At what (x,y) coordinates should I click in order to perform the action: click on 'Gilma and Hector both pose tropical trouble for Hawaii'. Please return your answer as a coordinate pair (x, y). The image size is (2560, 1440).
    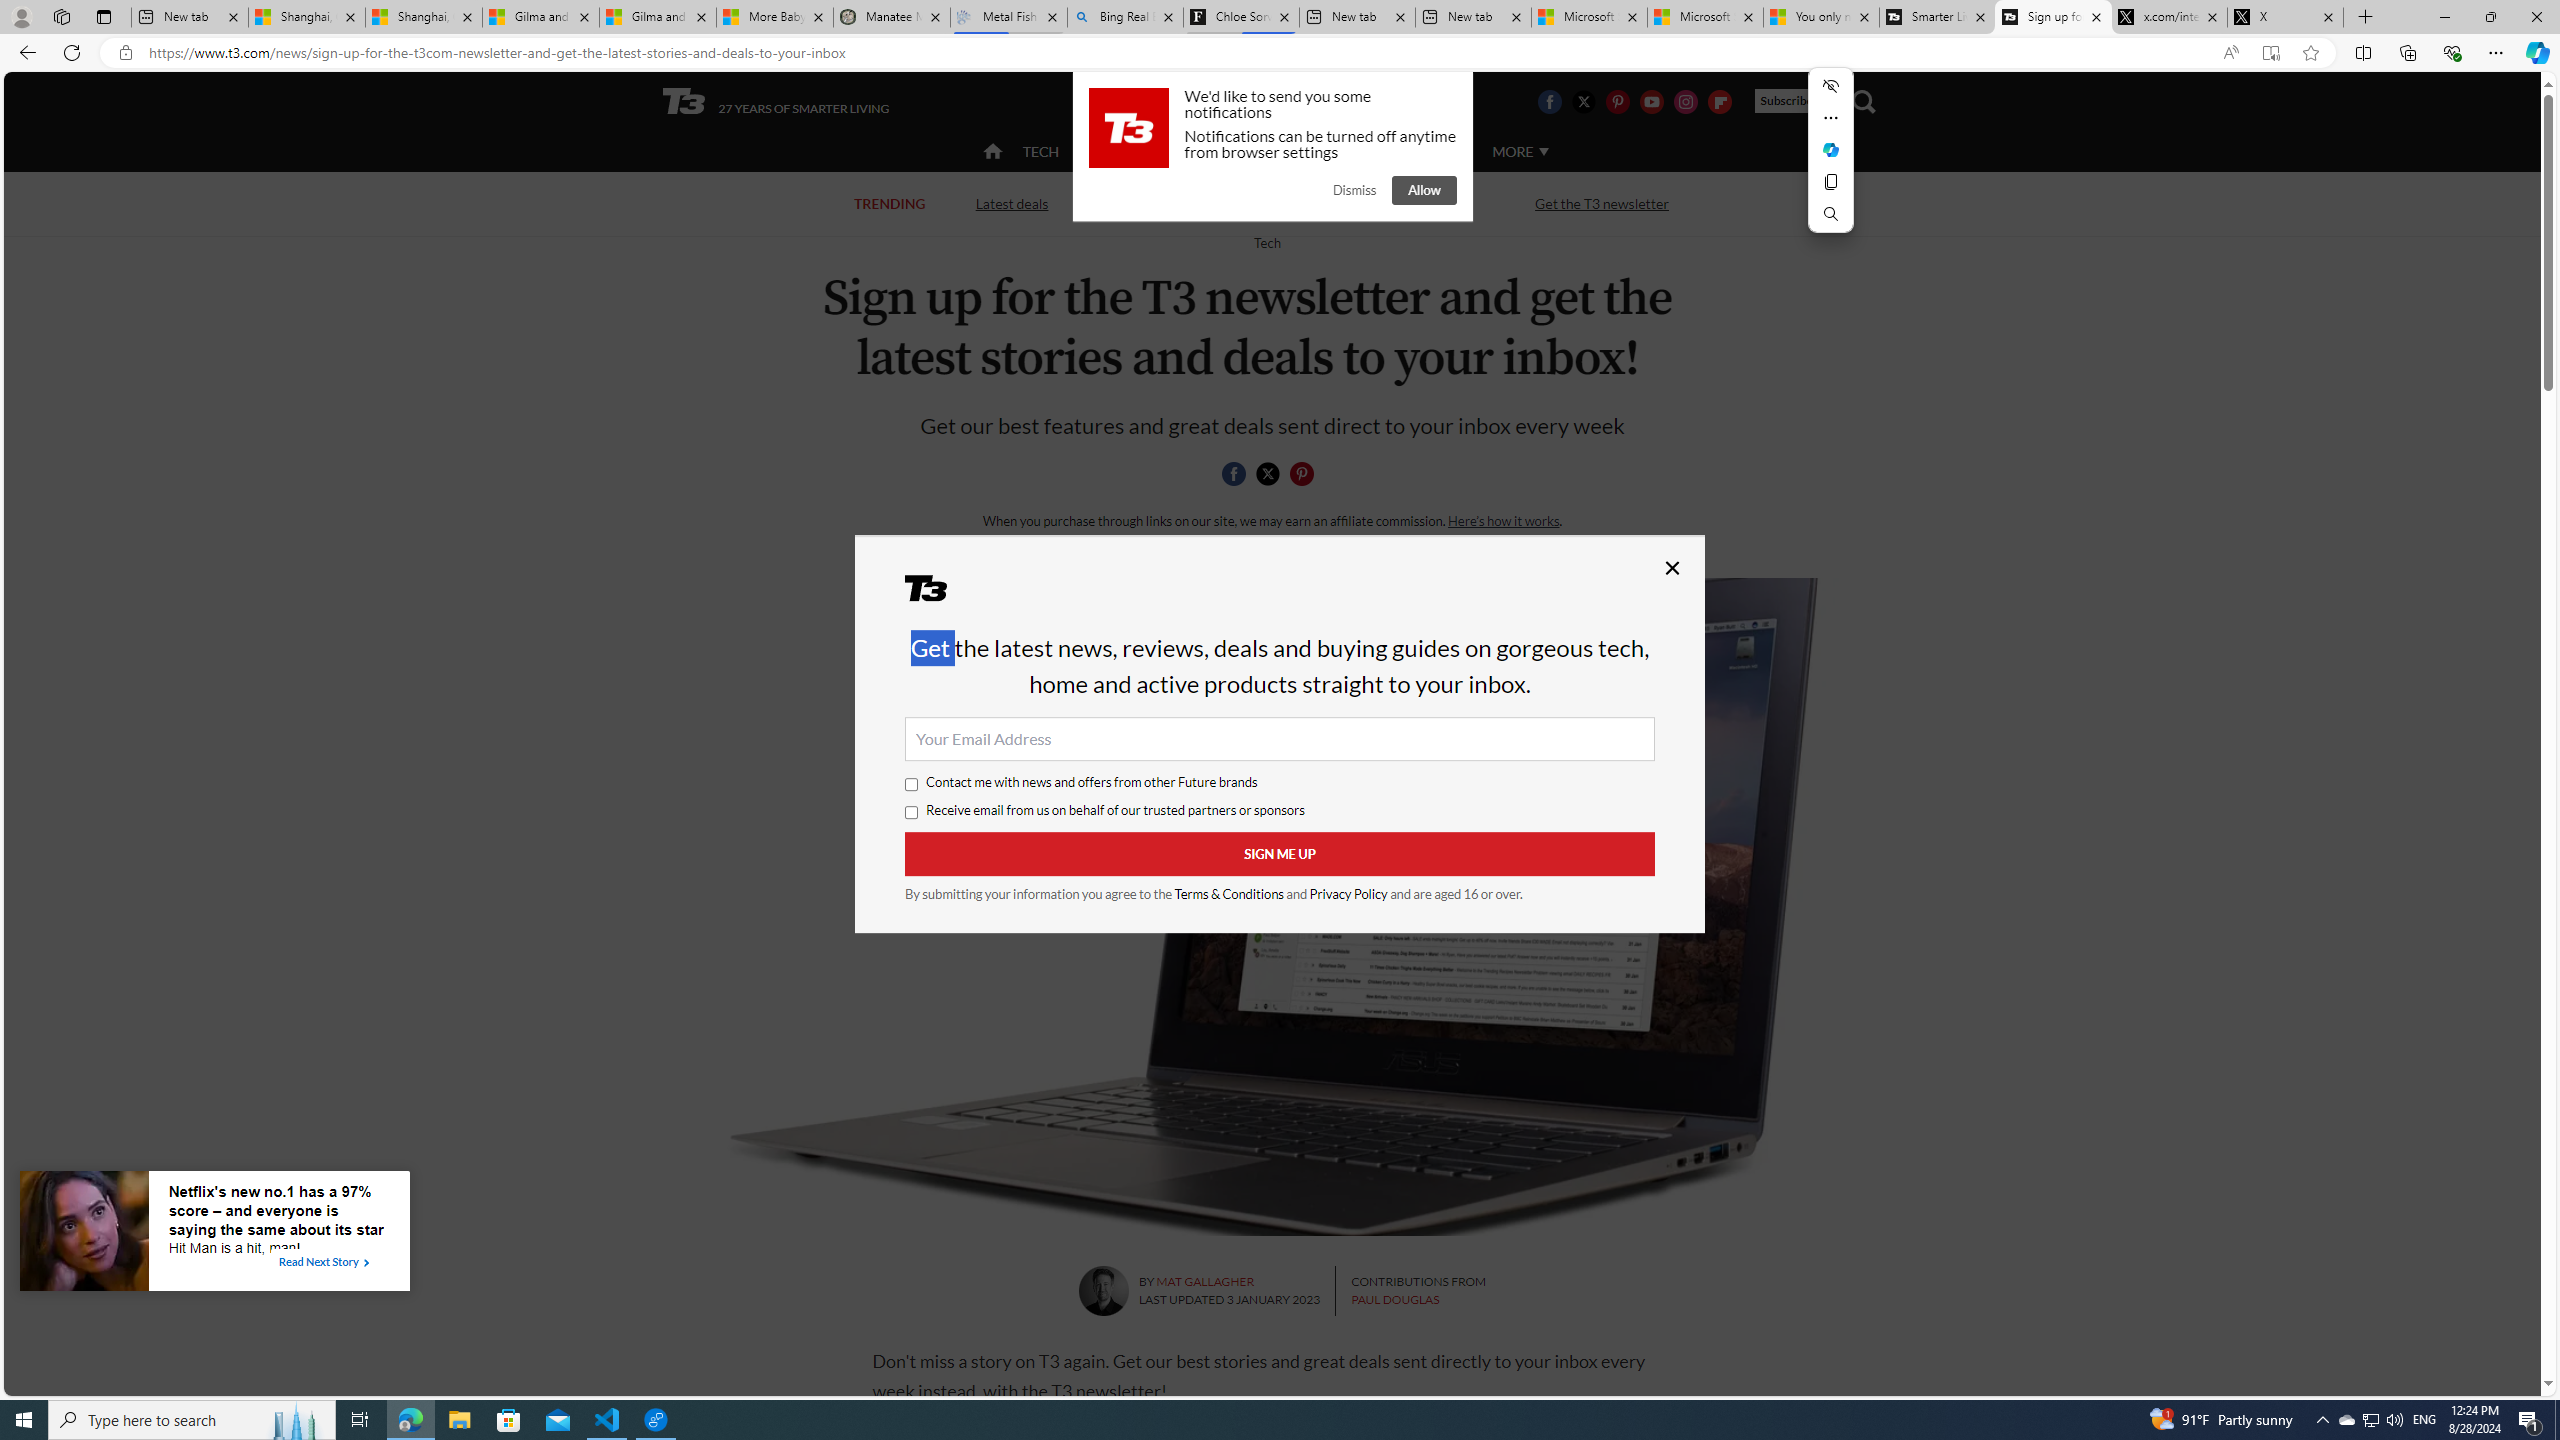
    Looking at the image, I should click on (656, 16).